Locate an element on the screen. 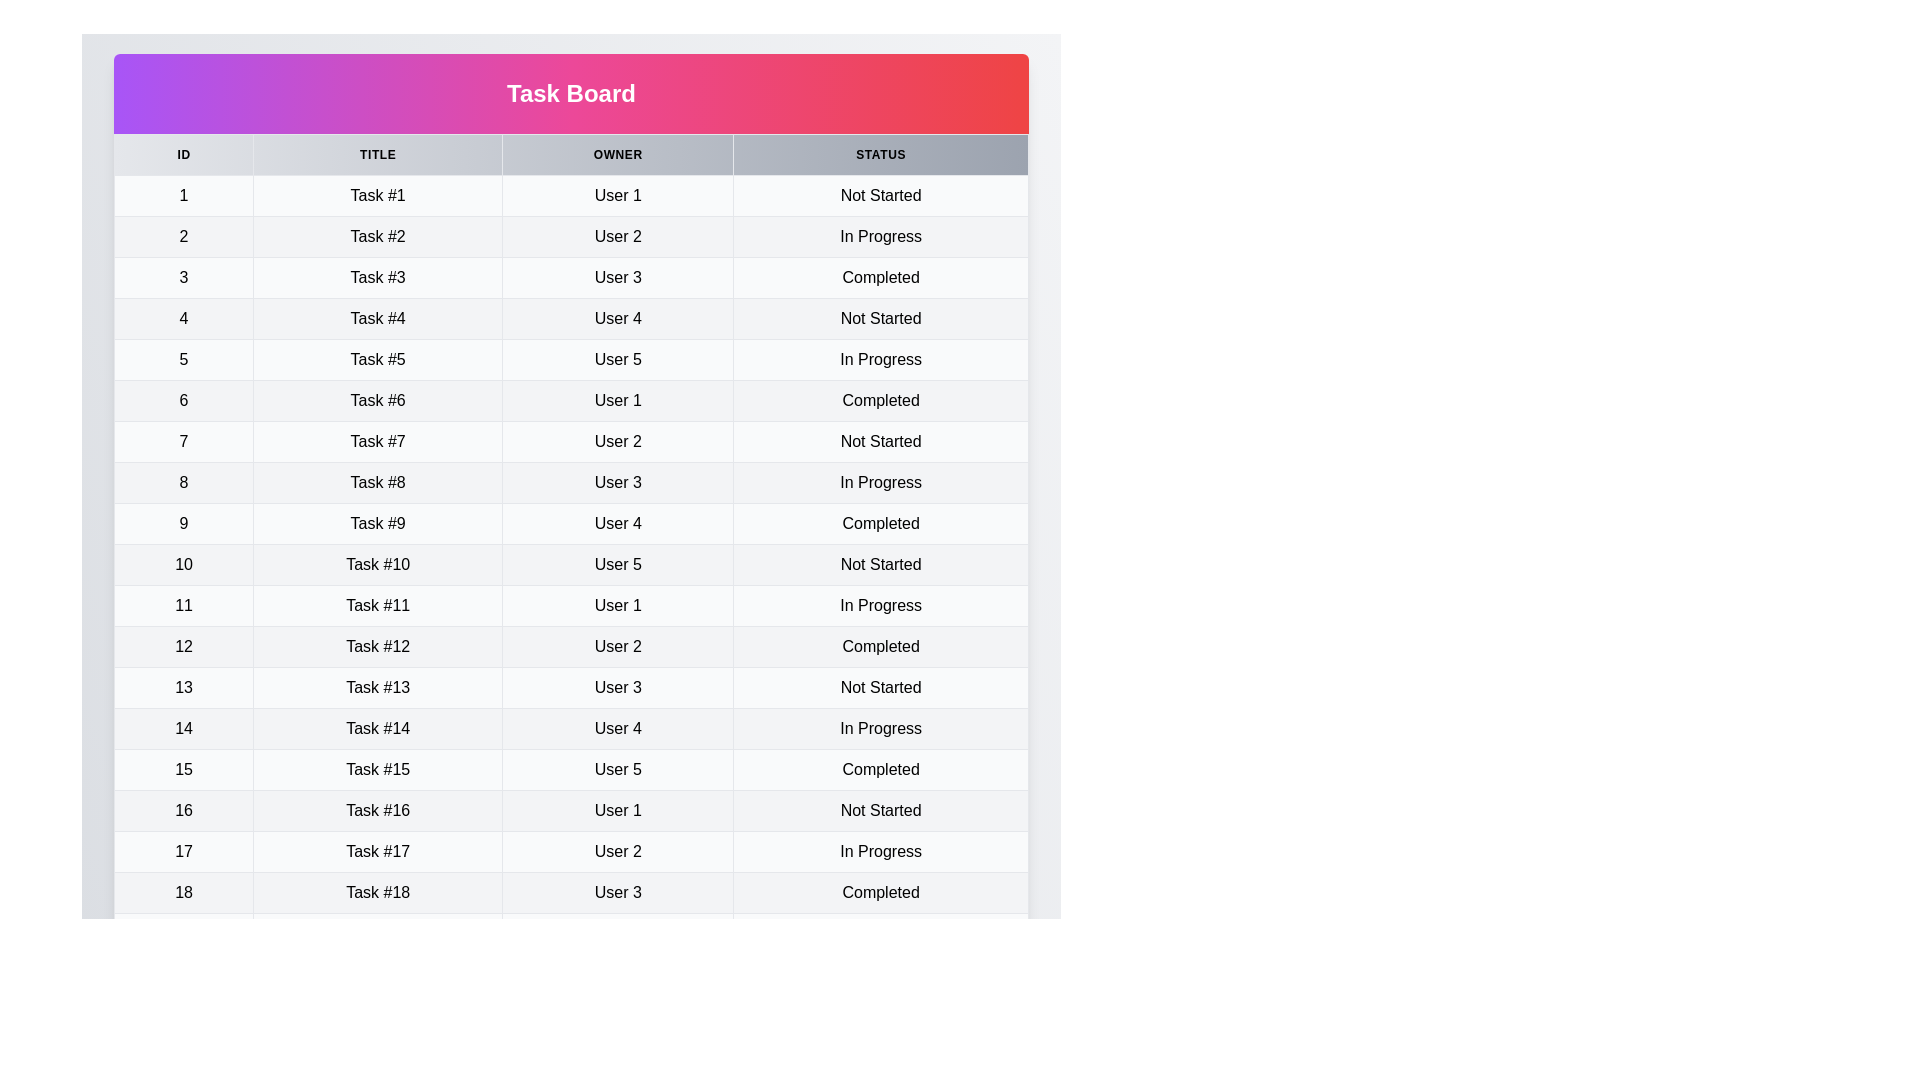 This screenshot has width=1920, height=1080. the header labeled 'Task Board' to inspect its contextual information is located at coordinates (570, 93).